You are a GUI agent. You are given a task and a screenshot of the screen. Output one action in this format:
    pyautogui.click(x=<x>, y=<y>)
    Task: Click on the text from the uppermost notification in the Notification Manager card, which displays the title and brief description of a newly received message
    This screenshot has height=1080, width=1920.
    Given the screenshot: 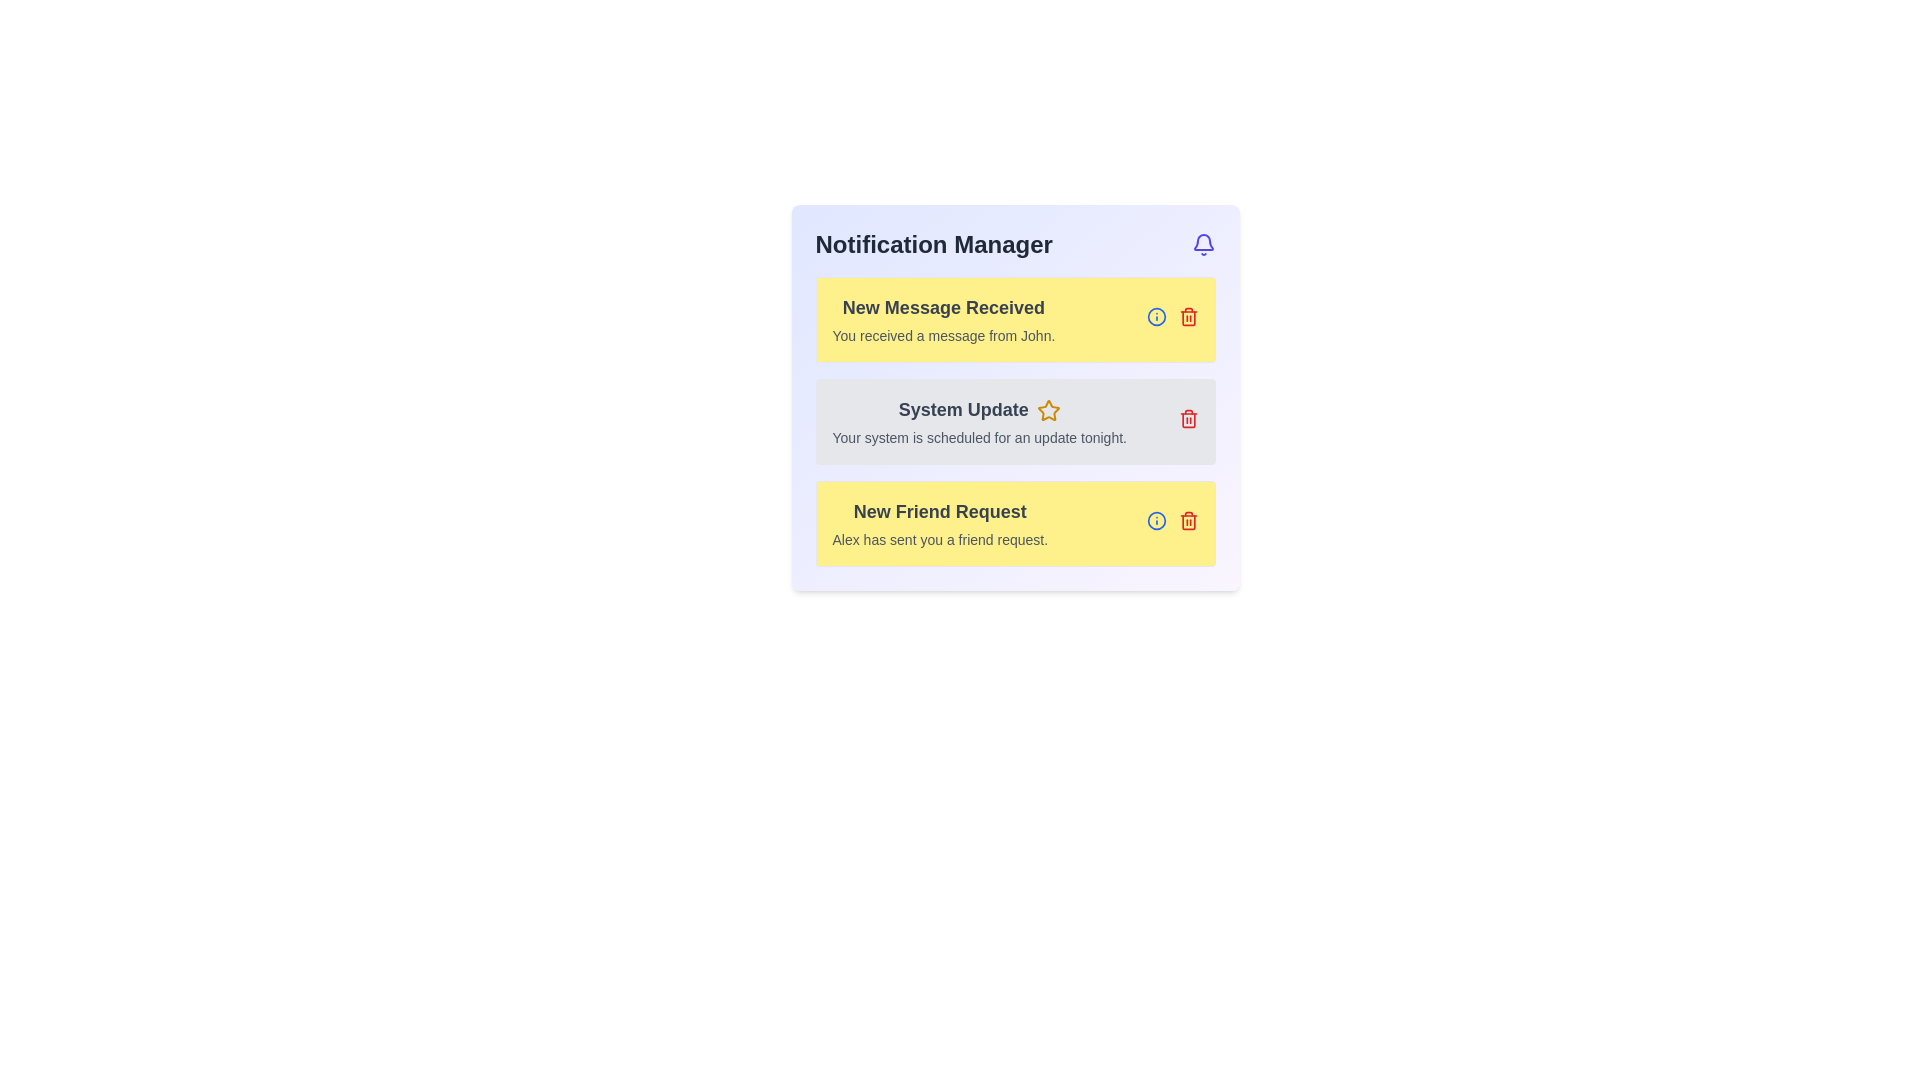 What is the action you would take?
    pyautogui.click(x=942, y=319)
    